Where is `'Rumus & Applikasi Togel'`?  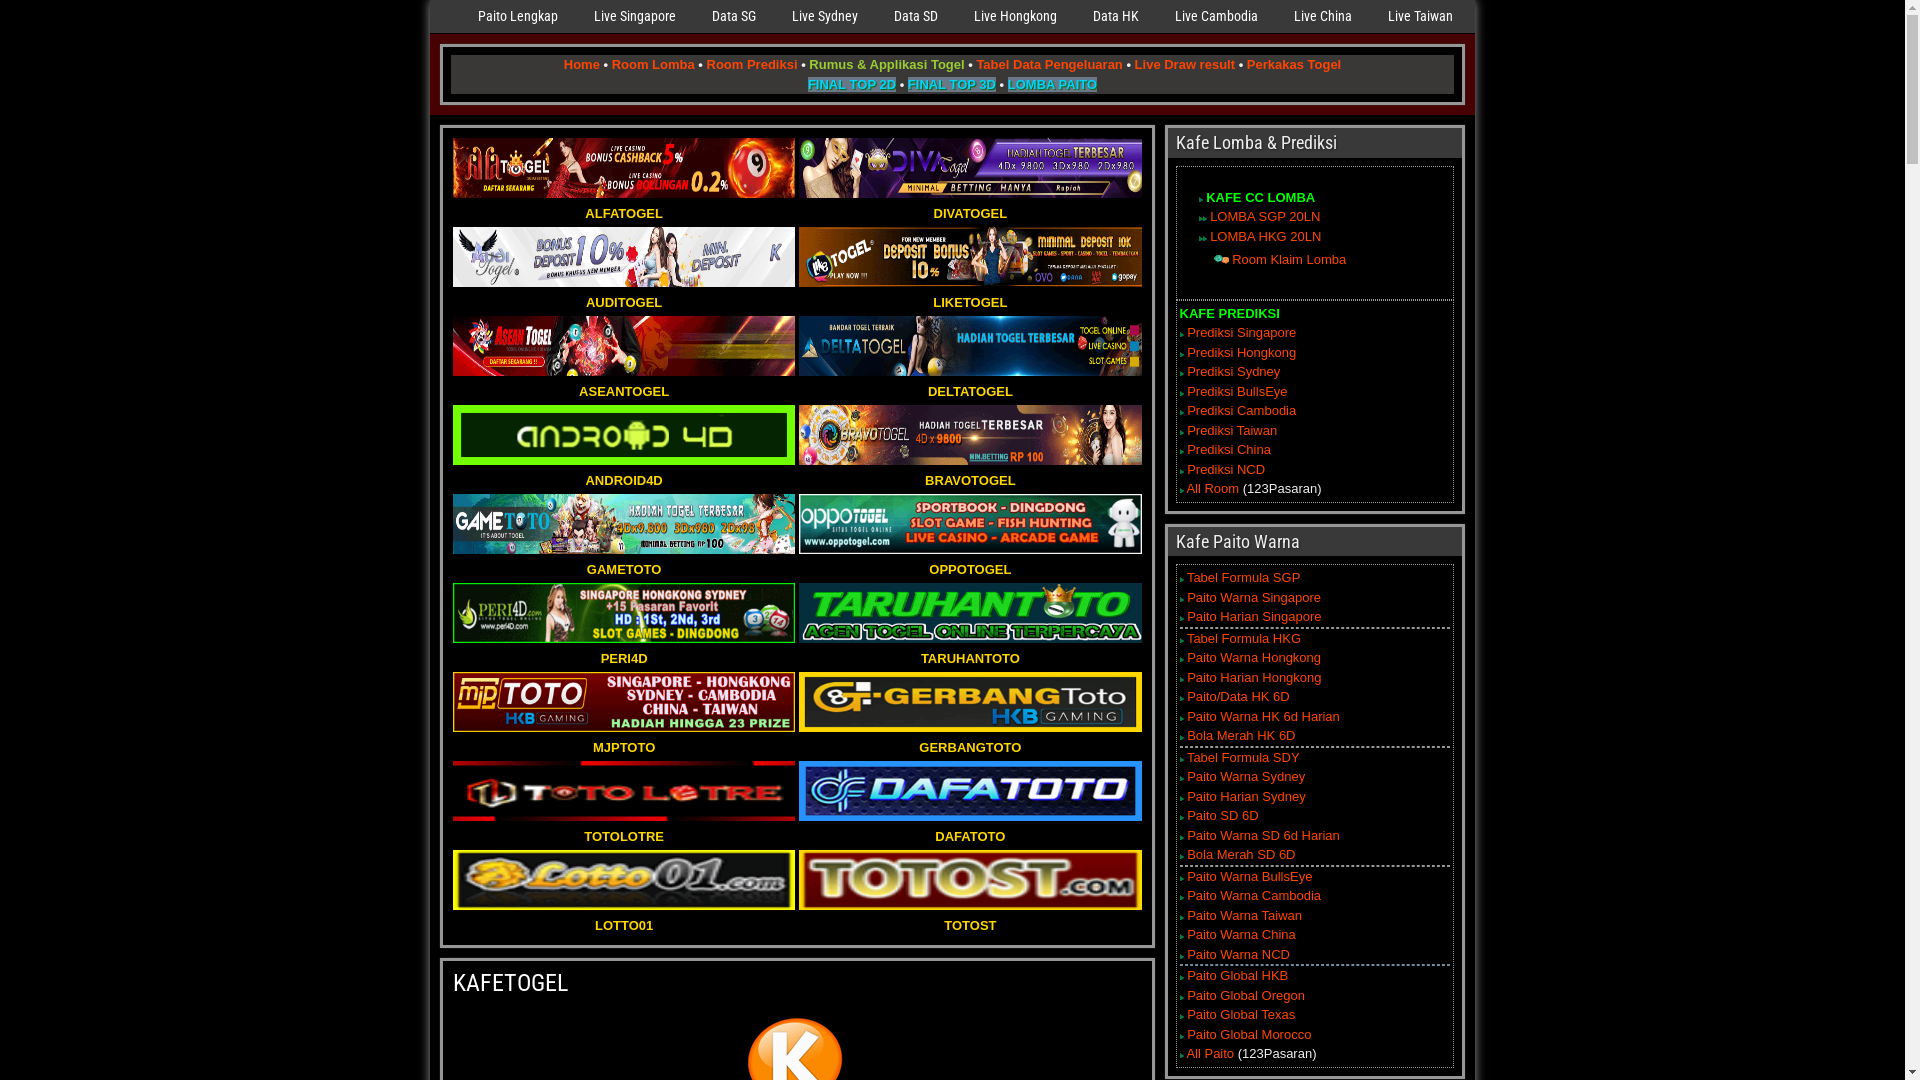 'Rumus & Applikasi Togel' is located at coordinates (885, 63).